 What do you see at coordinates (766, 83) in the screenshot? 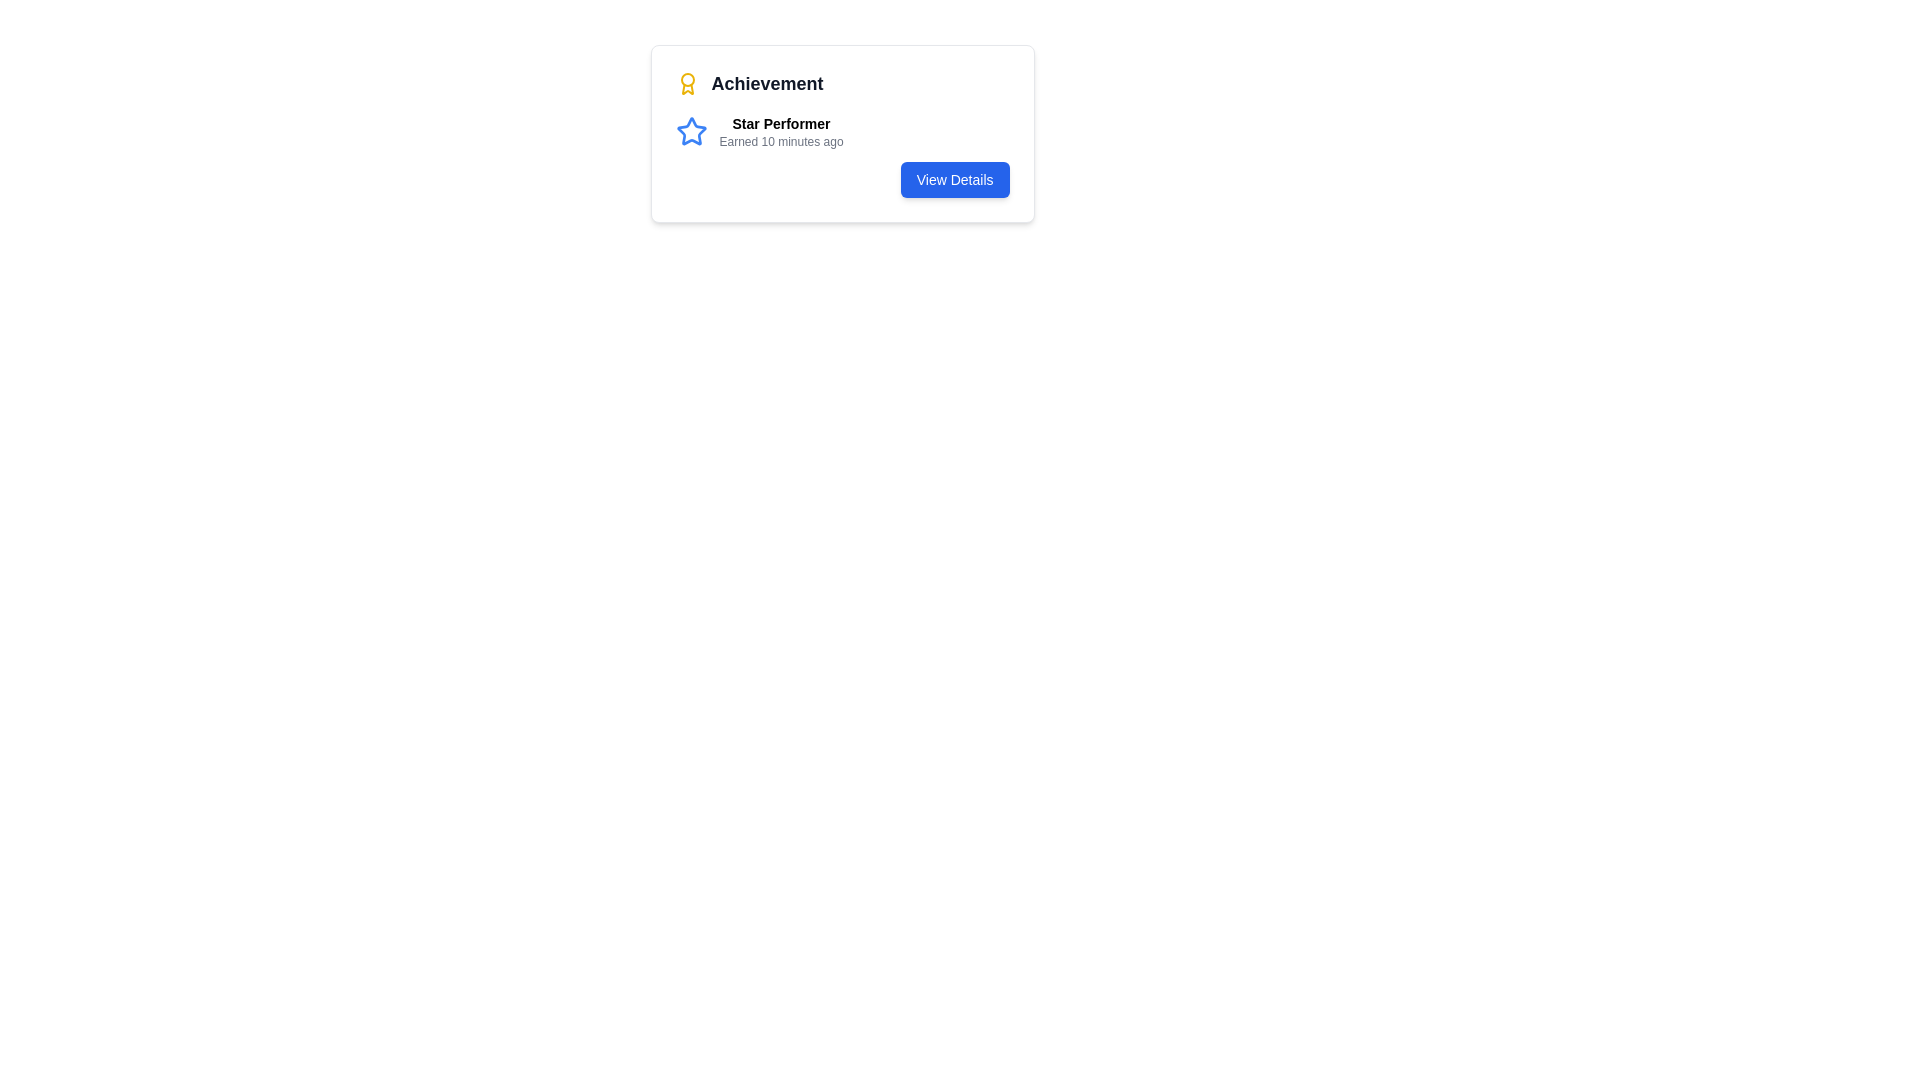
I see `the 'Achievement' text label, which is bold, black, and part of a card-like structure in the top-left region of the interface, aligned horizontally with a yellow award icon` at bounding box center [766, 83].